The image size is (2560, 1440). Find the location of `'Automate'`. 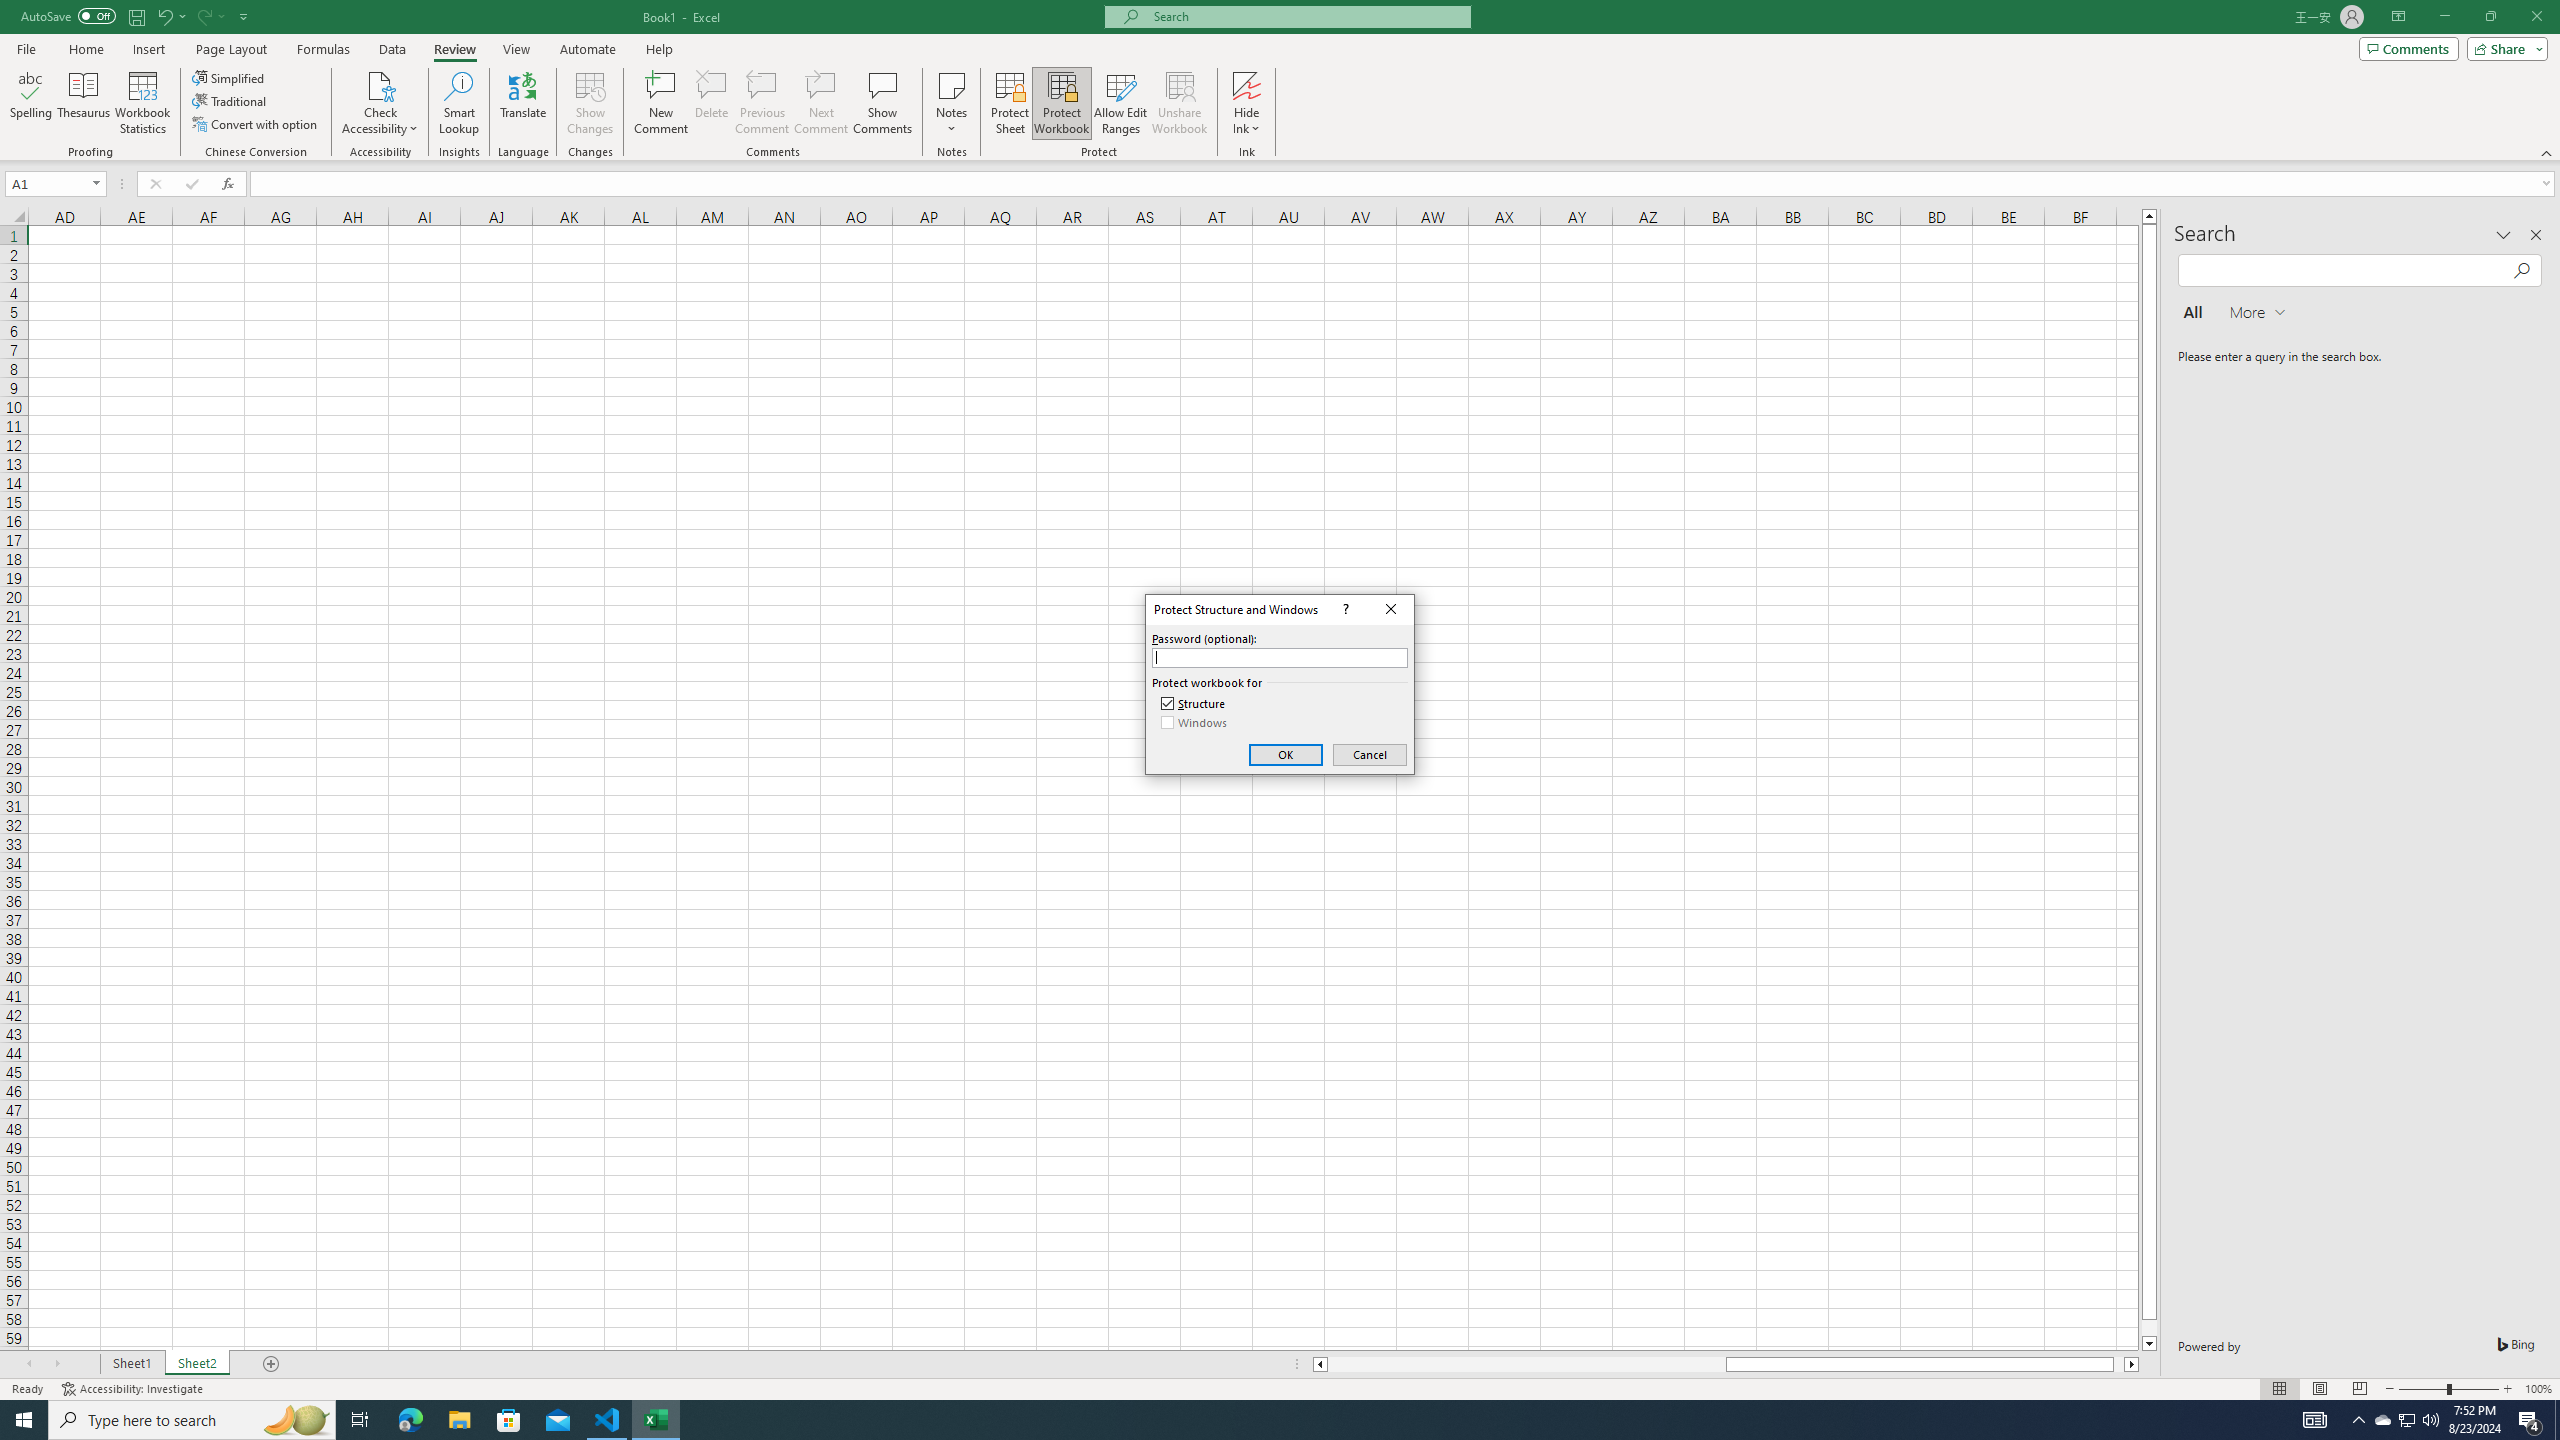

'Automate' is located at coordinates (587, 49).